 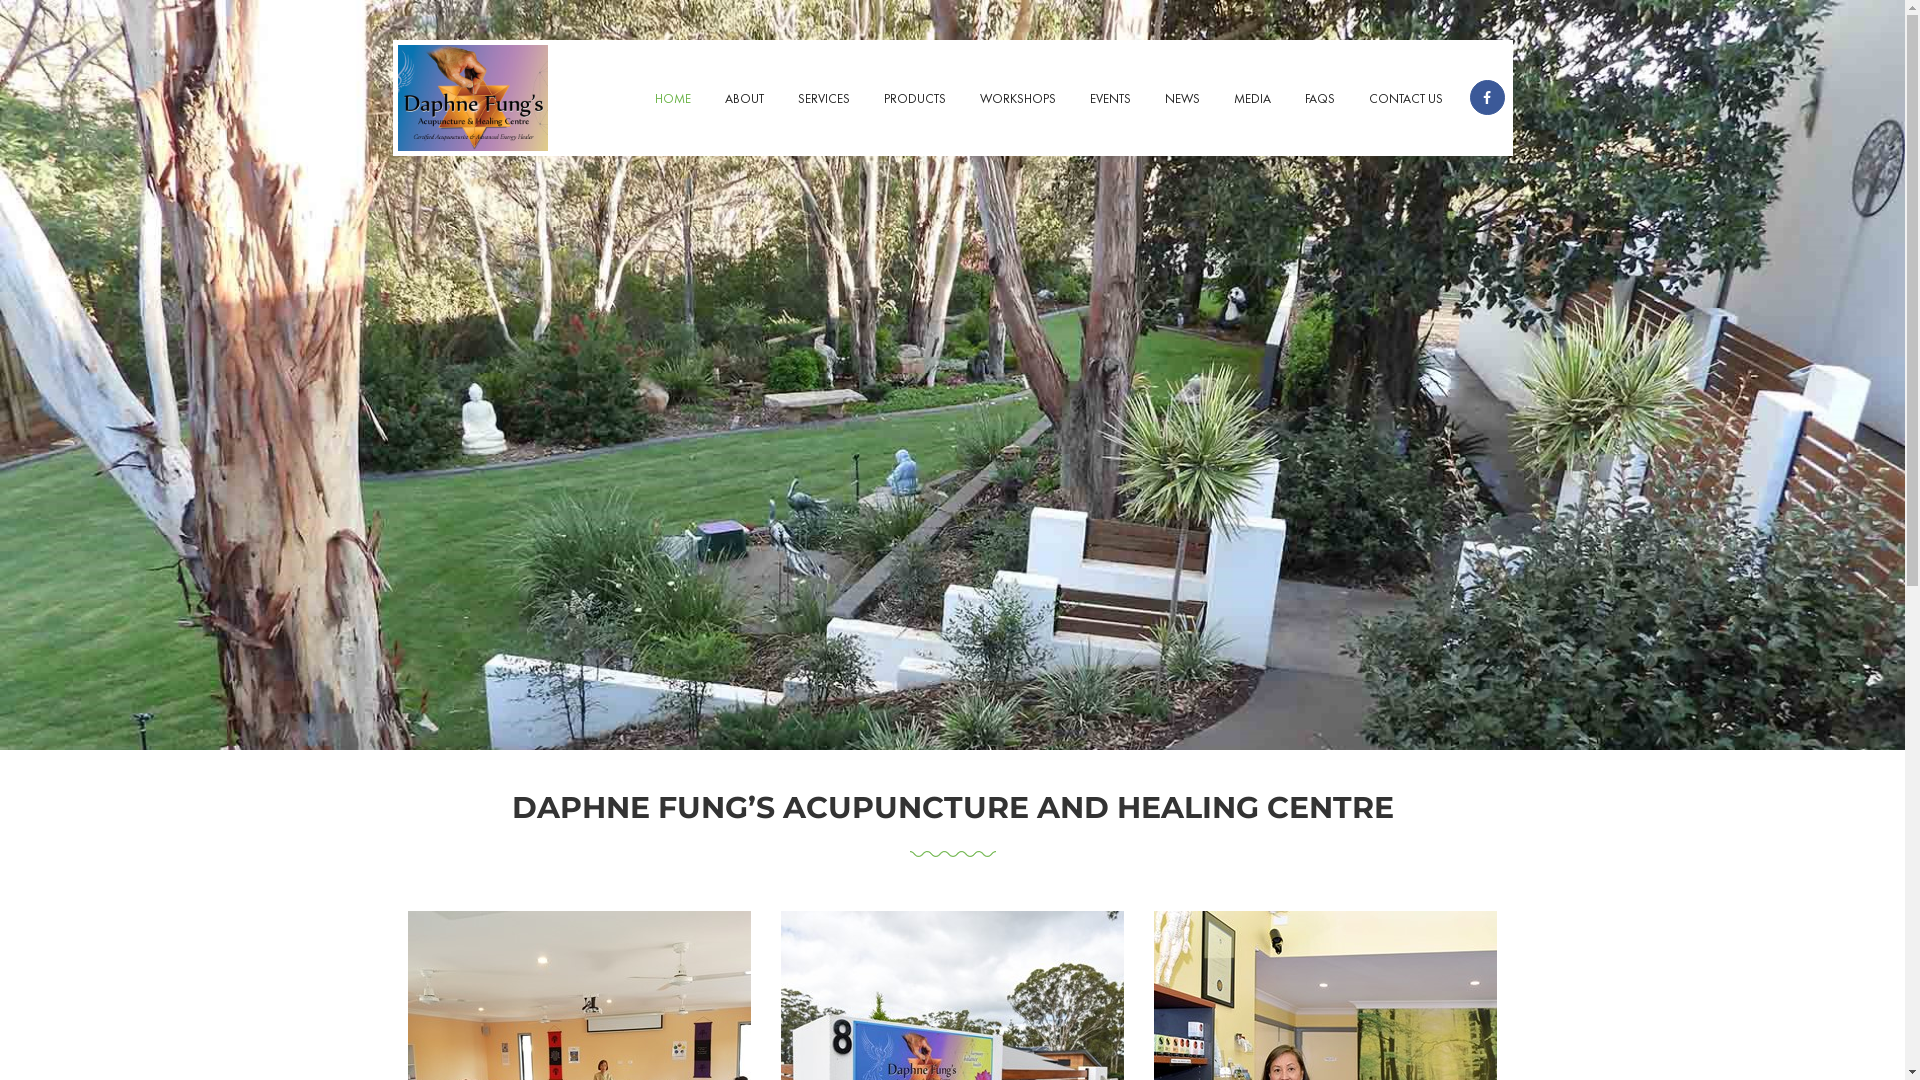 I want to click on 'FAQS', so click(x=1320, y=100).